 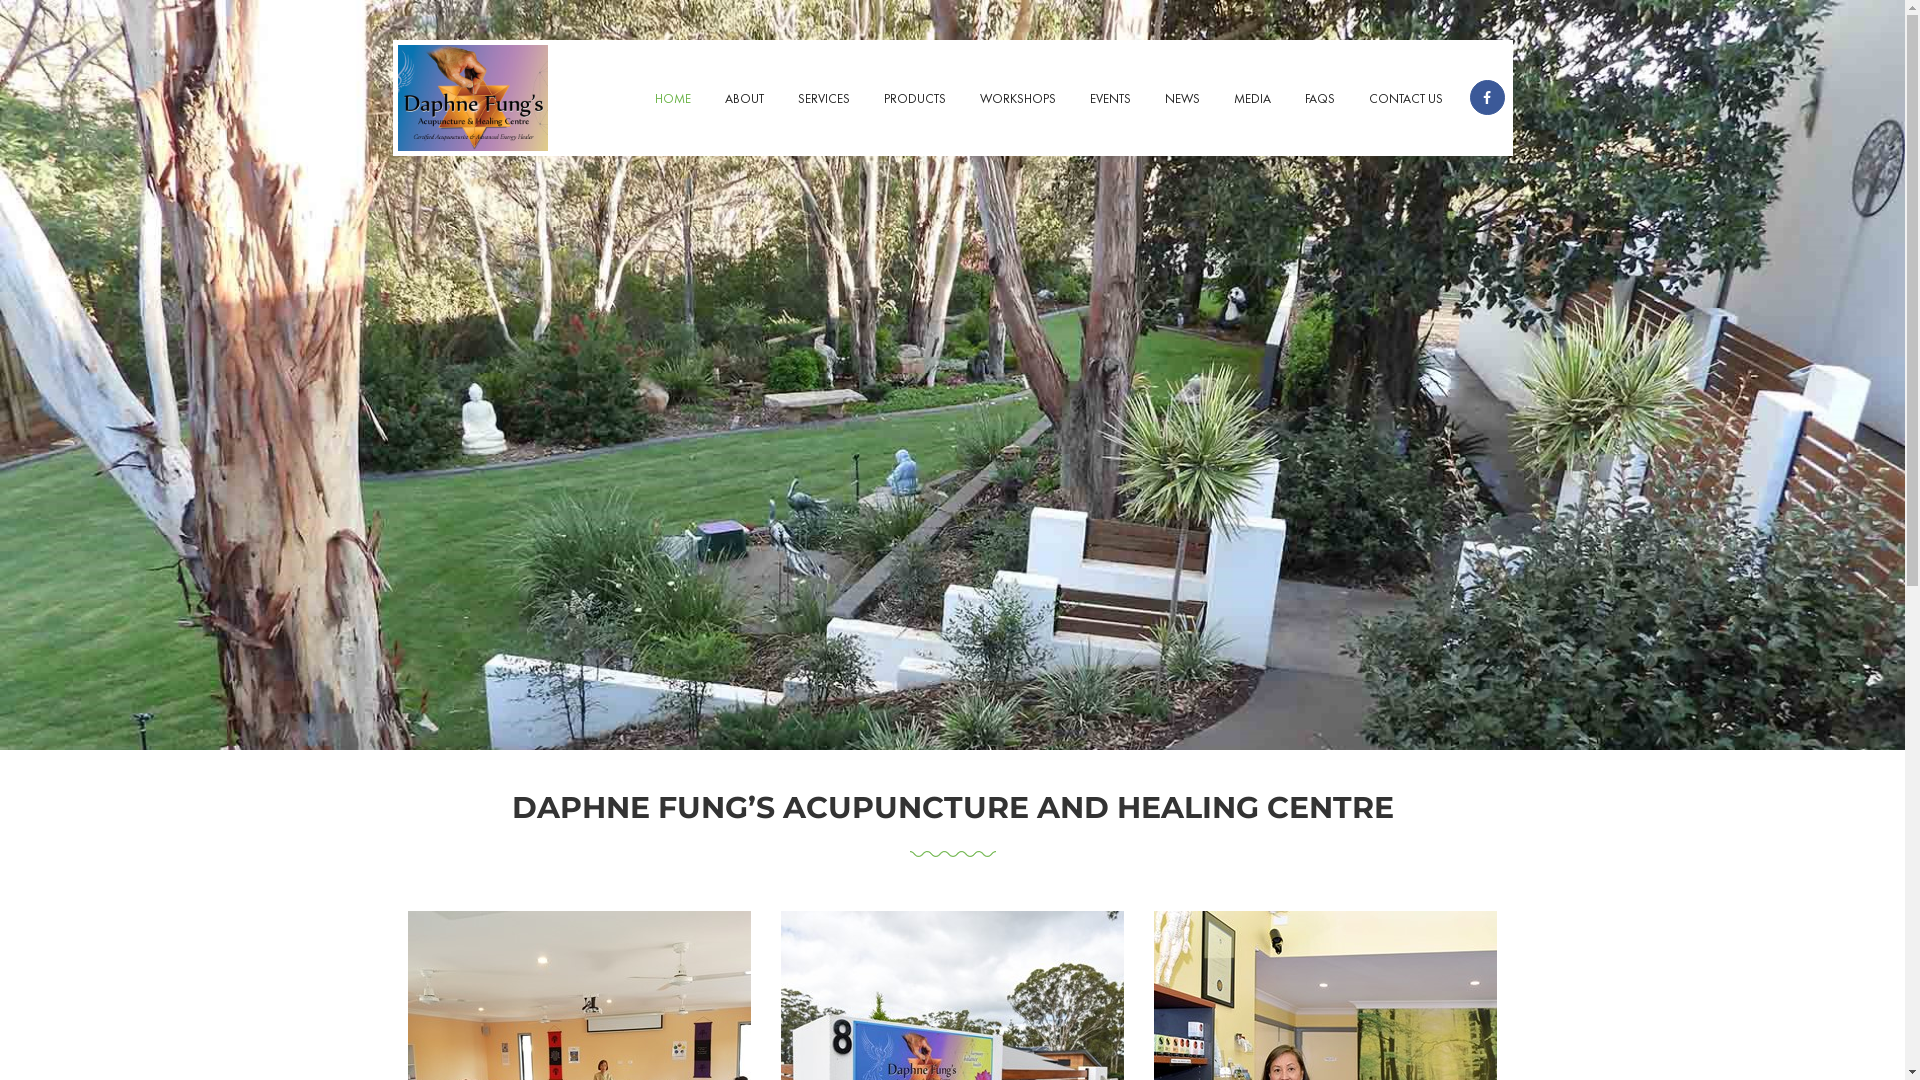 I want to click on 'FAQS', so click(x=1320, y=100).